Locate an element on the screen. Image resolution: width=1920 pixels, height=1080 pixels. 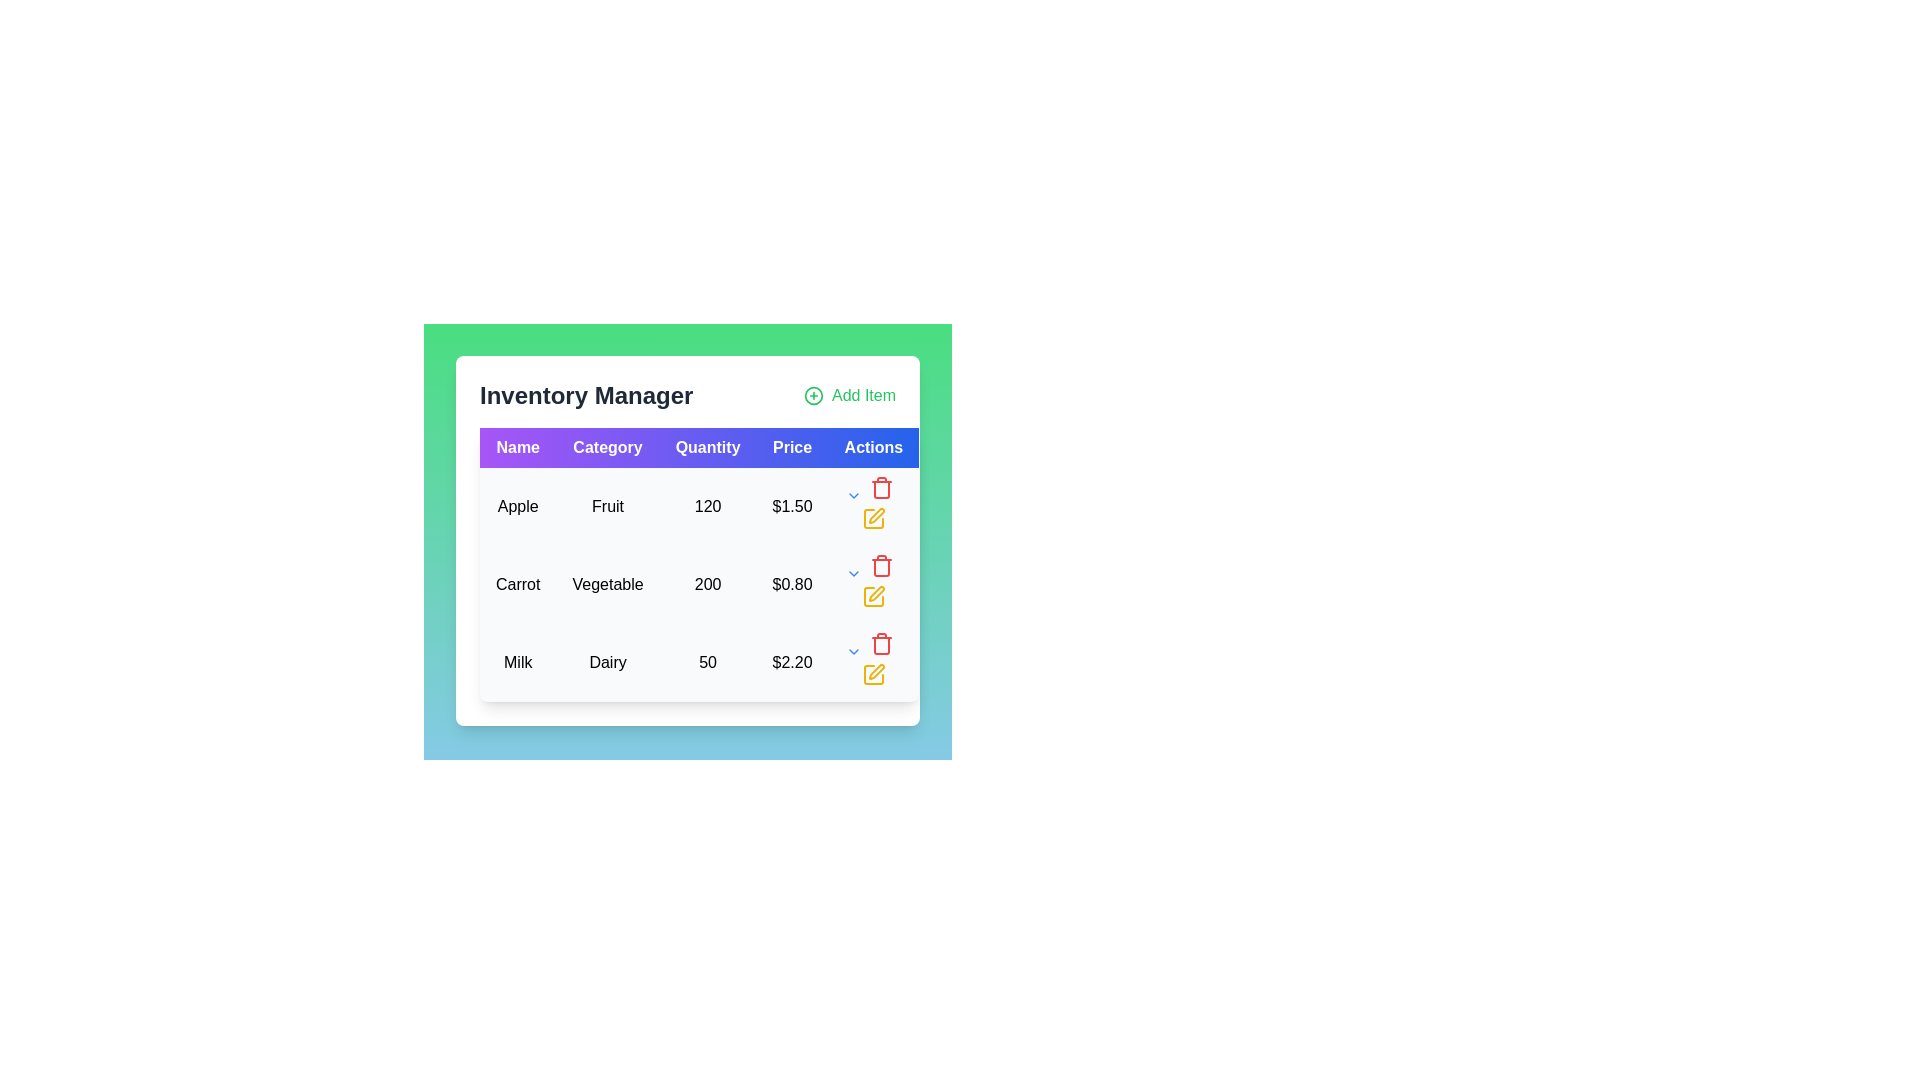
the edit icon in the last column of the third row for the 'Milk' entry is located at coordinates (873, 663).